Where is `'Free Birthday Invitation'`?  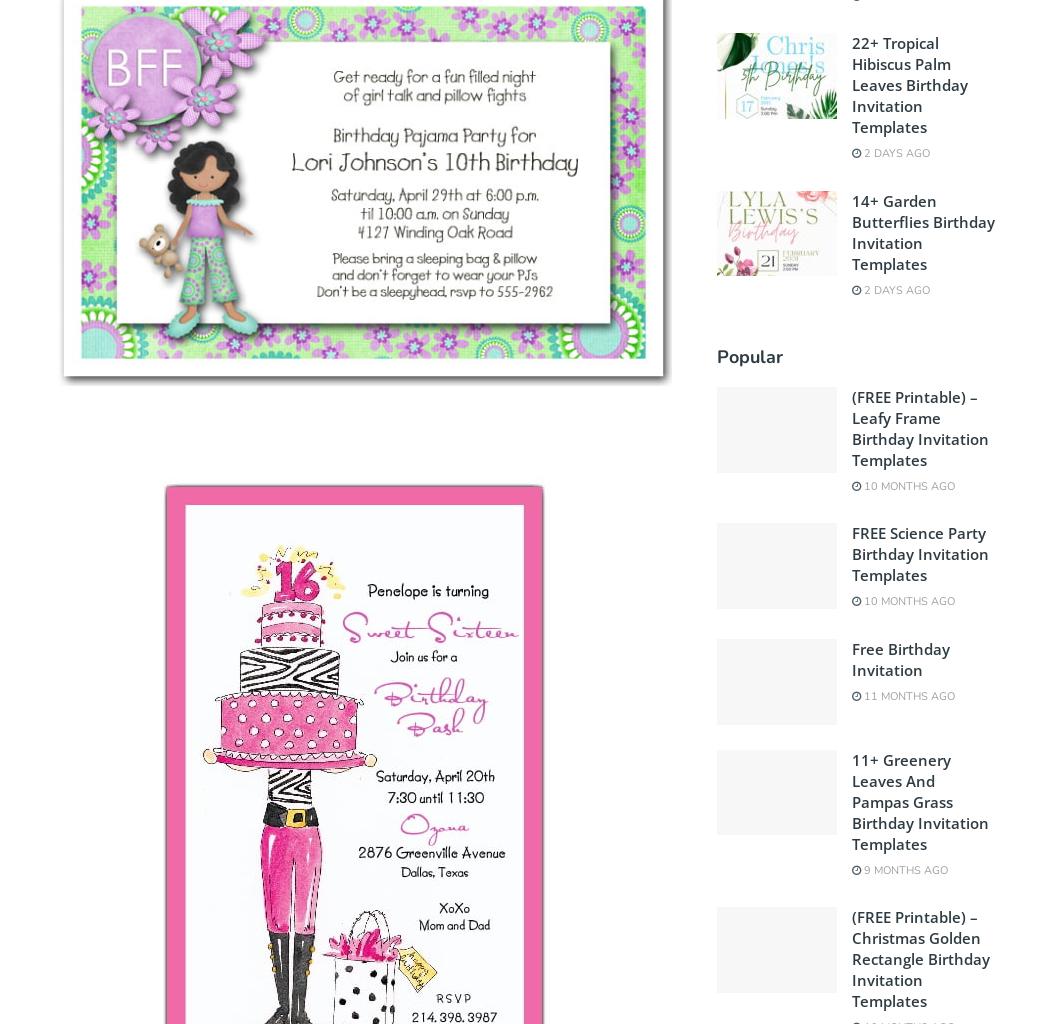 'Free Birthday Invitation' is located at coordinates (898, 657).